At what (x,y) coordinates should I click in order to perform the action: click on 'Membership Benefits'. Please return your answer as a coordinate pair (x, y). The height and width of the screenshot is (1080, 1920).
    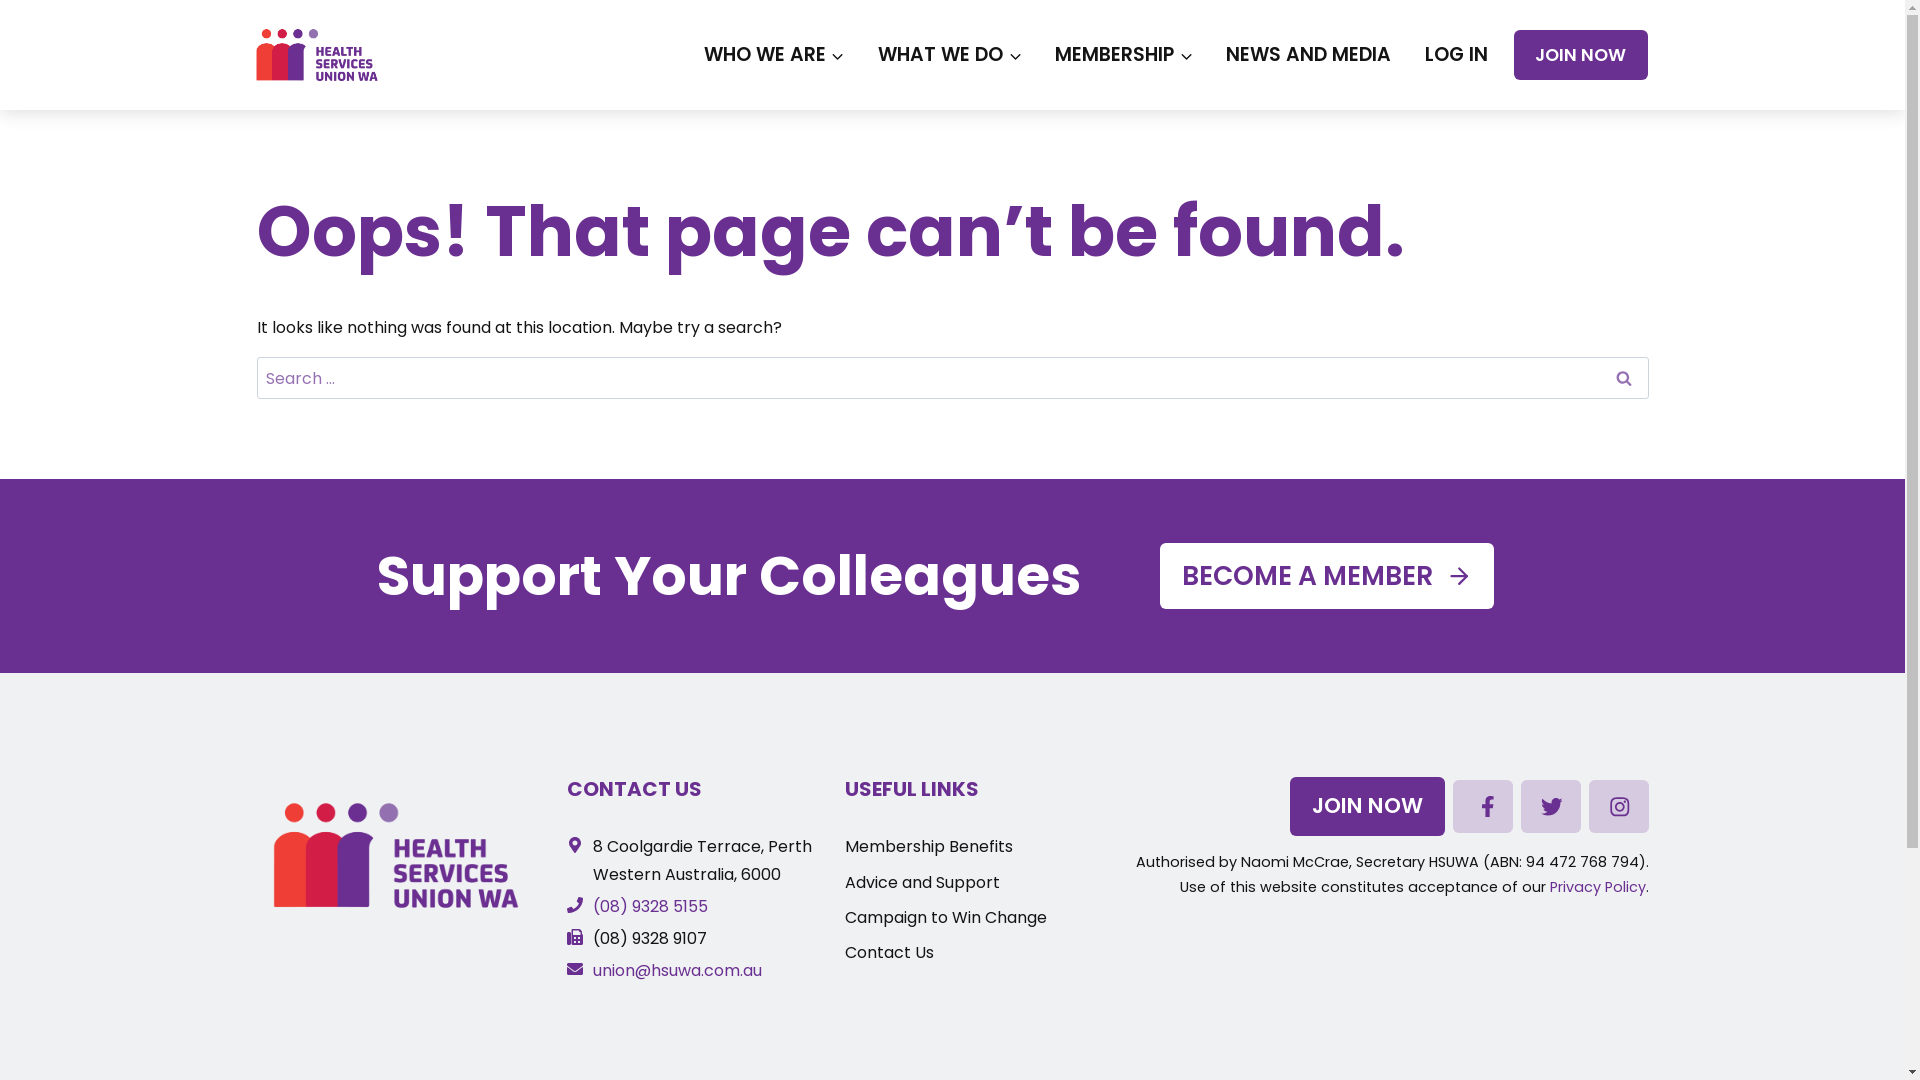
    Looking at the image, I should click on (928, 846).